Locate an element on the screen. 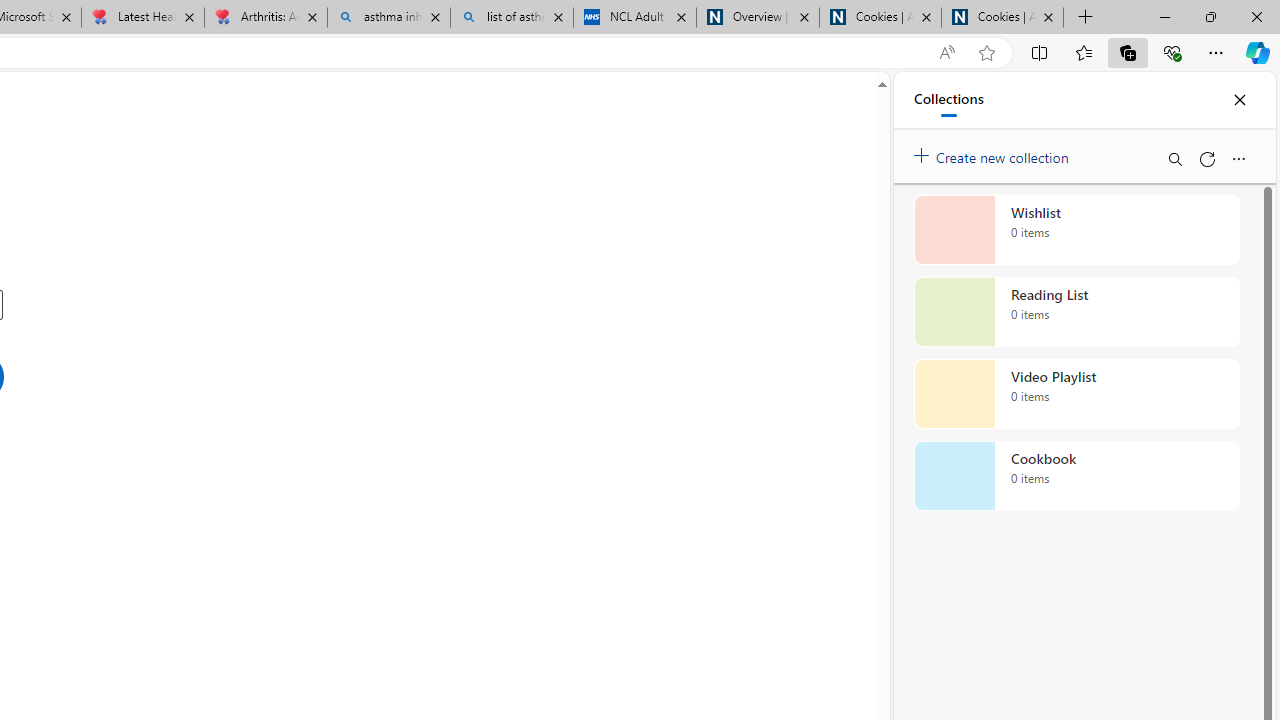  'Cookies | About | NICE' is located at coordinates (1002, 17).